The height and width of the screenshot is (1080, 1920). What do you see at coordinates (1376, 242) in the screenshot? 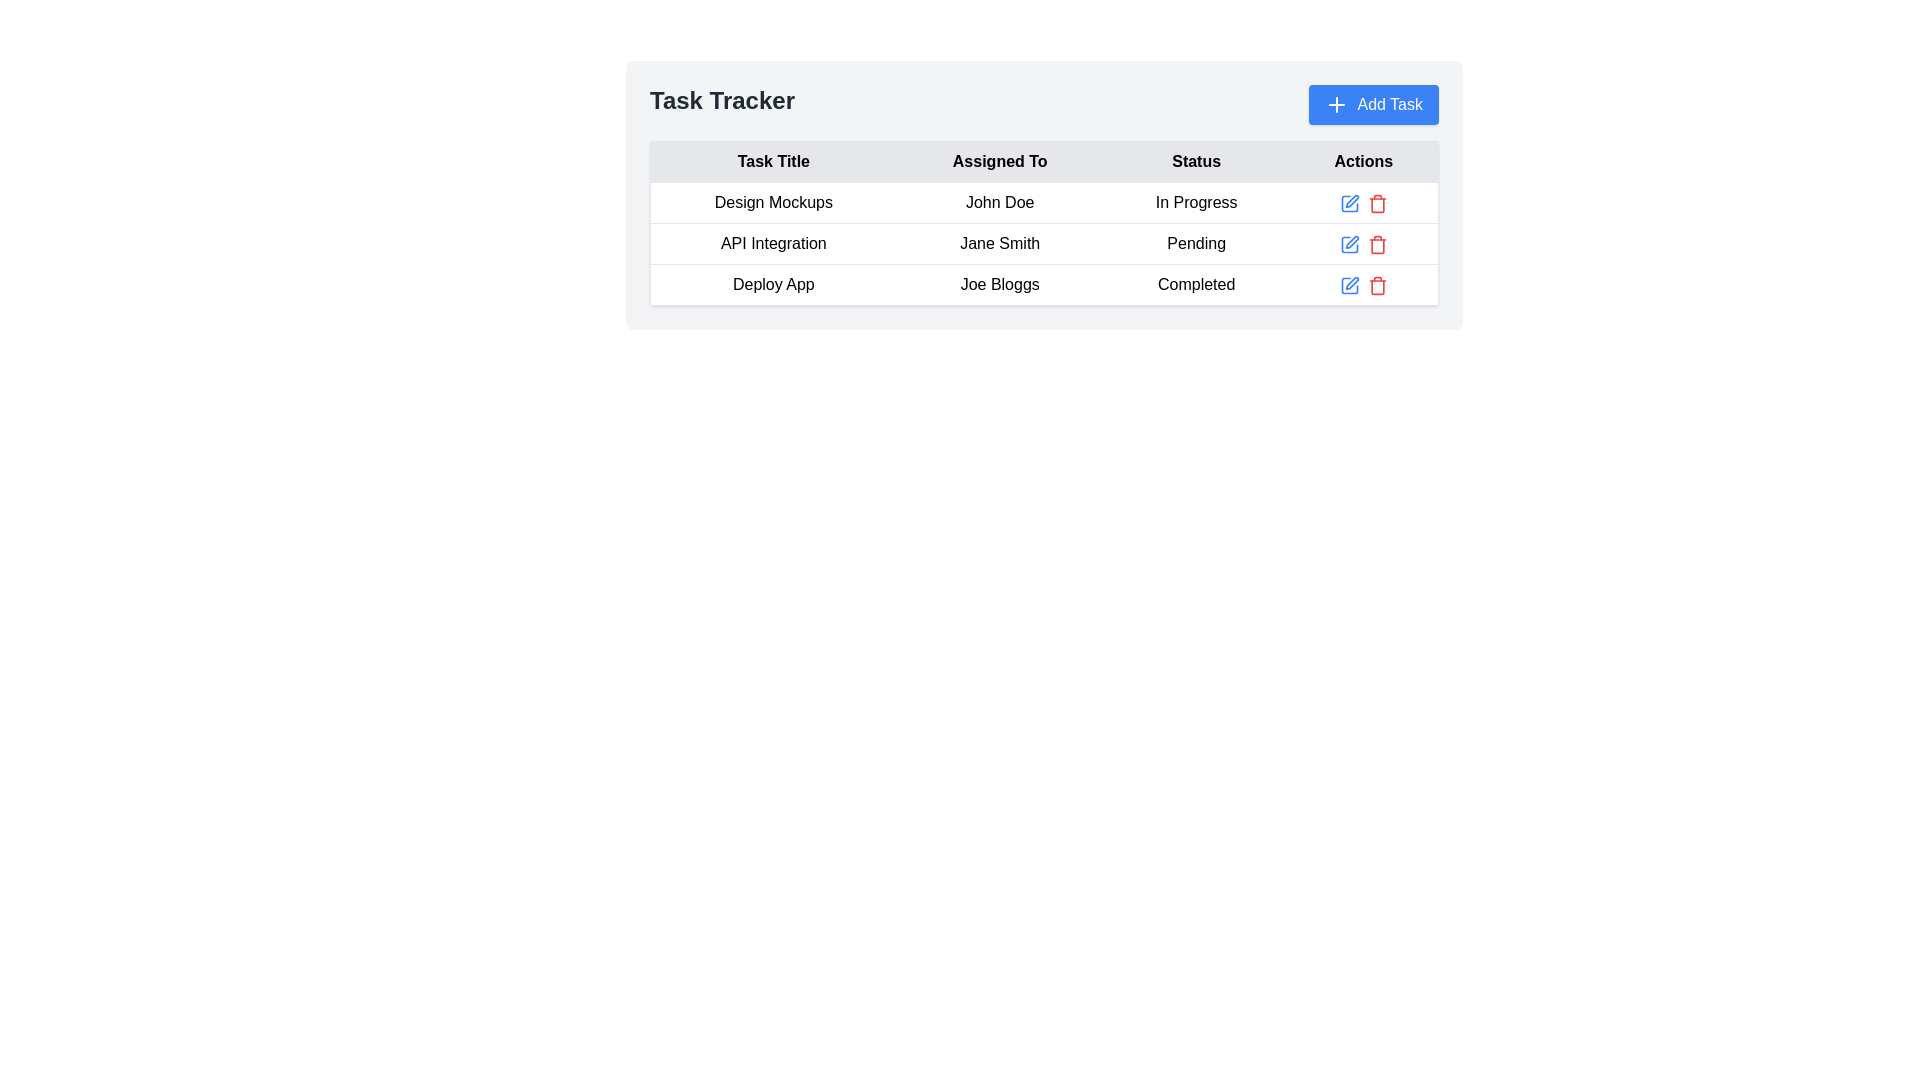
I see `the deletion button for the 'API Integration' task, which is the second icon in the 'Actions' column of the second row in the table` at bounding box center [1376, 242].